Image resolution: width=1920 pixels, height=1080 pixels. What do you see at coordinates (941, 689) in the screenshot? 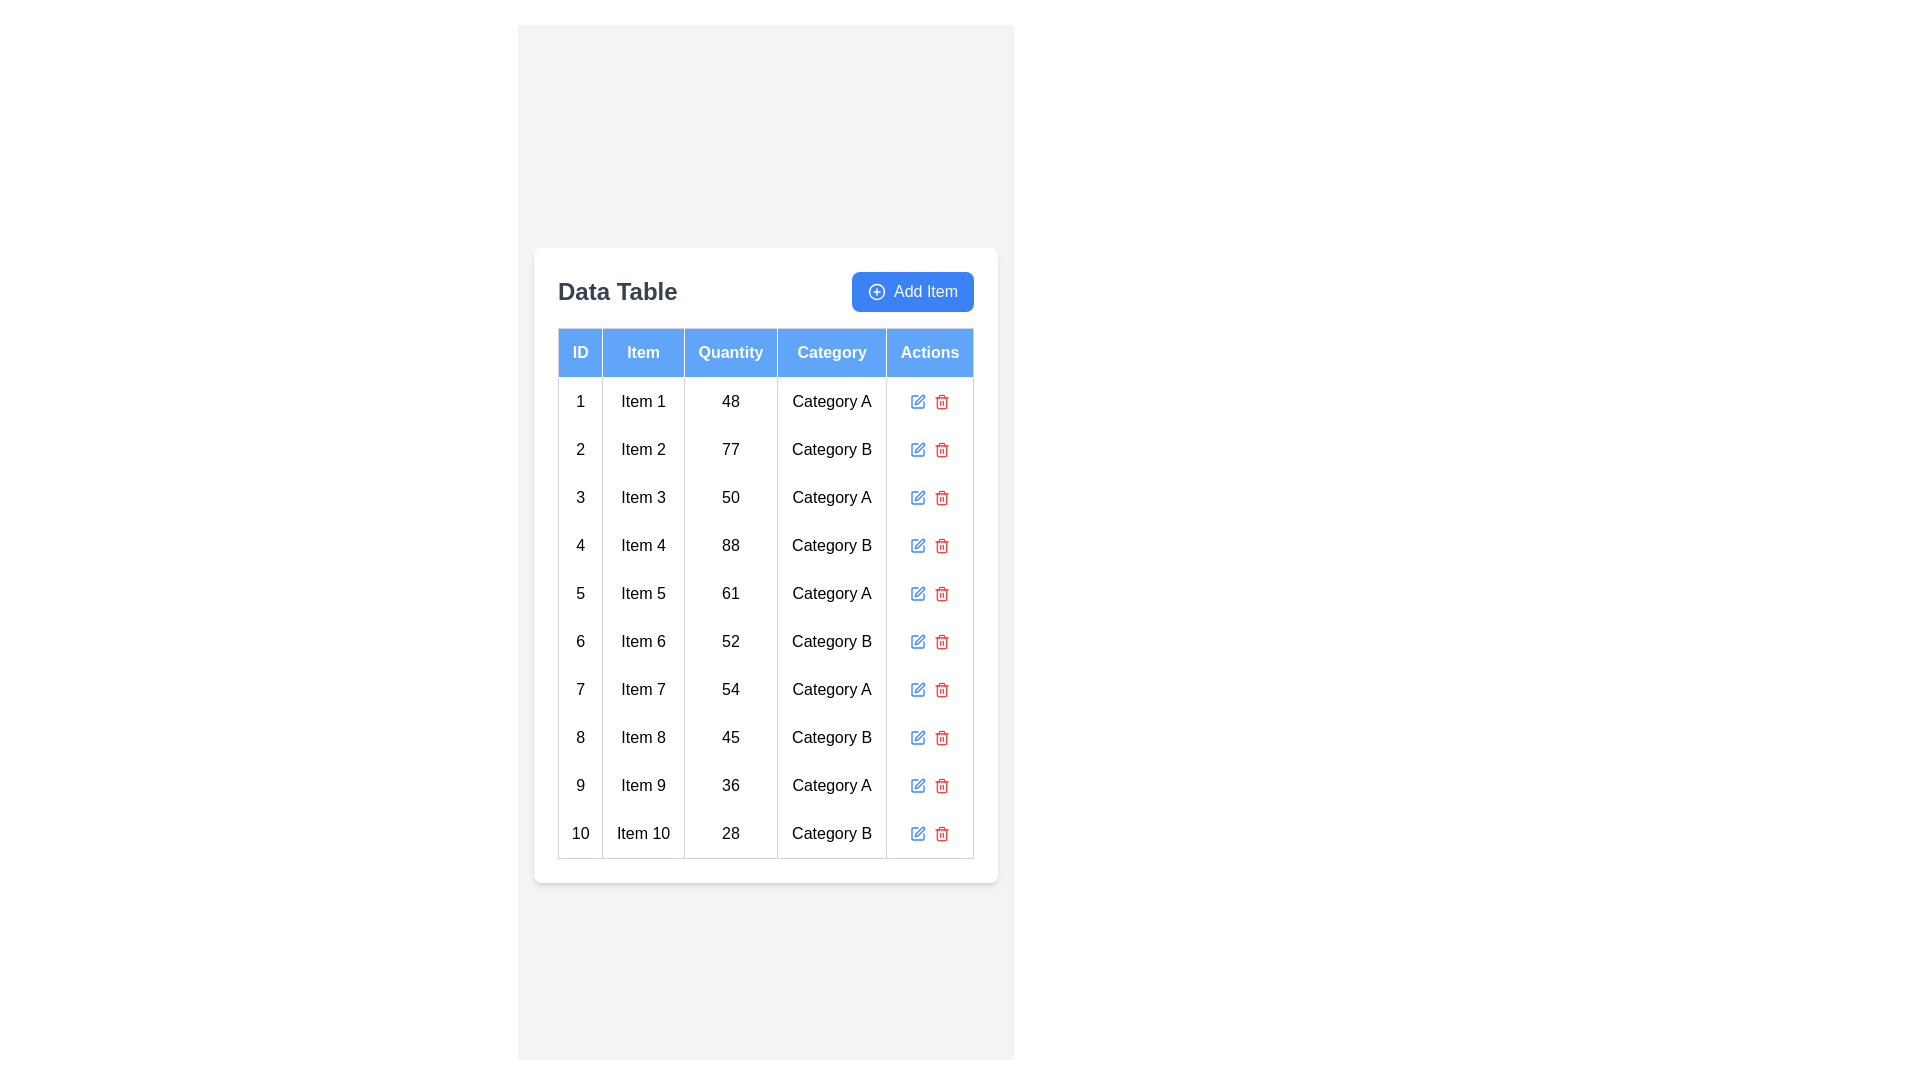
I see `the central part of the trash icon in the 'Actions' column of the data table for 'Item 7'` at bounding box center [941, 689].